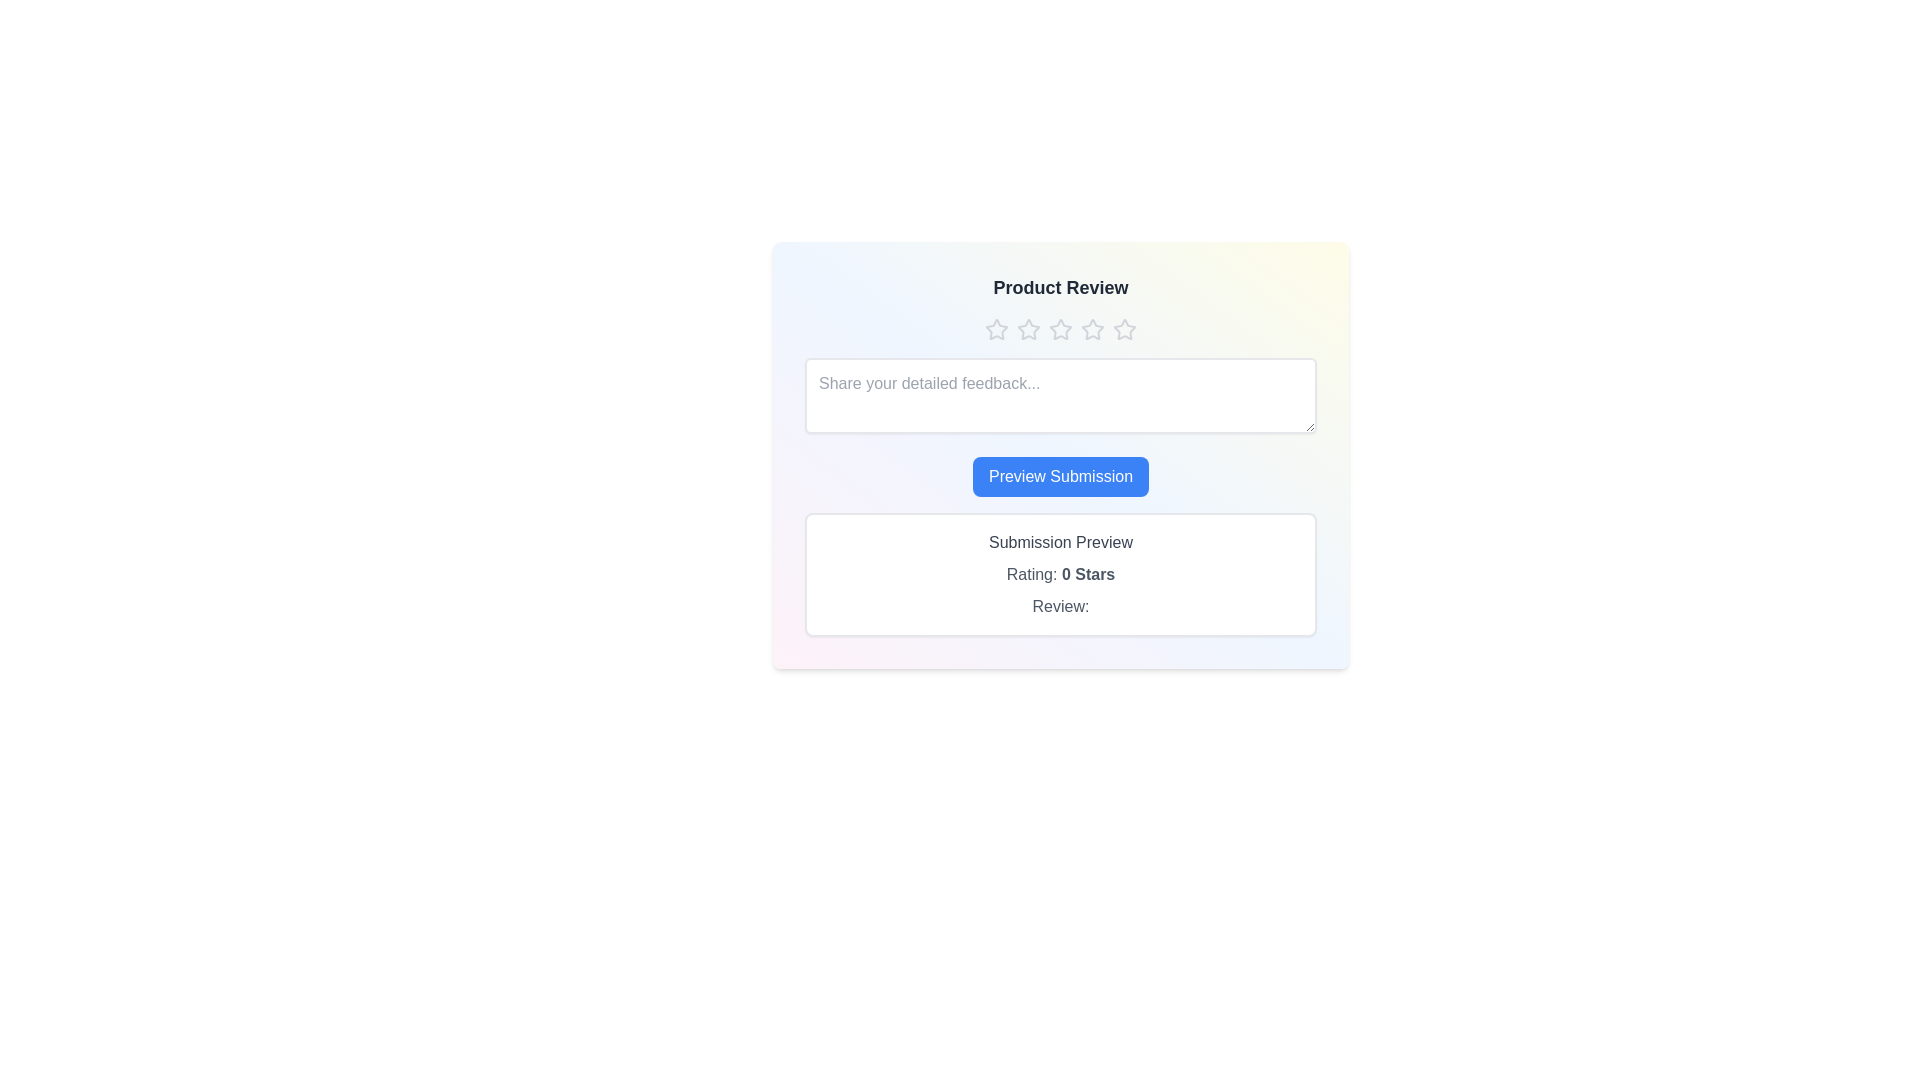 The width and height of the screenshot is (1920, 1080). Describe the element at coordinates (1059, 329) in the screenshot. I see `the star corresponding to the desired rating of 3 stars` at that location.